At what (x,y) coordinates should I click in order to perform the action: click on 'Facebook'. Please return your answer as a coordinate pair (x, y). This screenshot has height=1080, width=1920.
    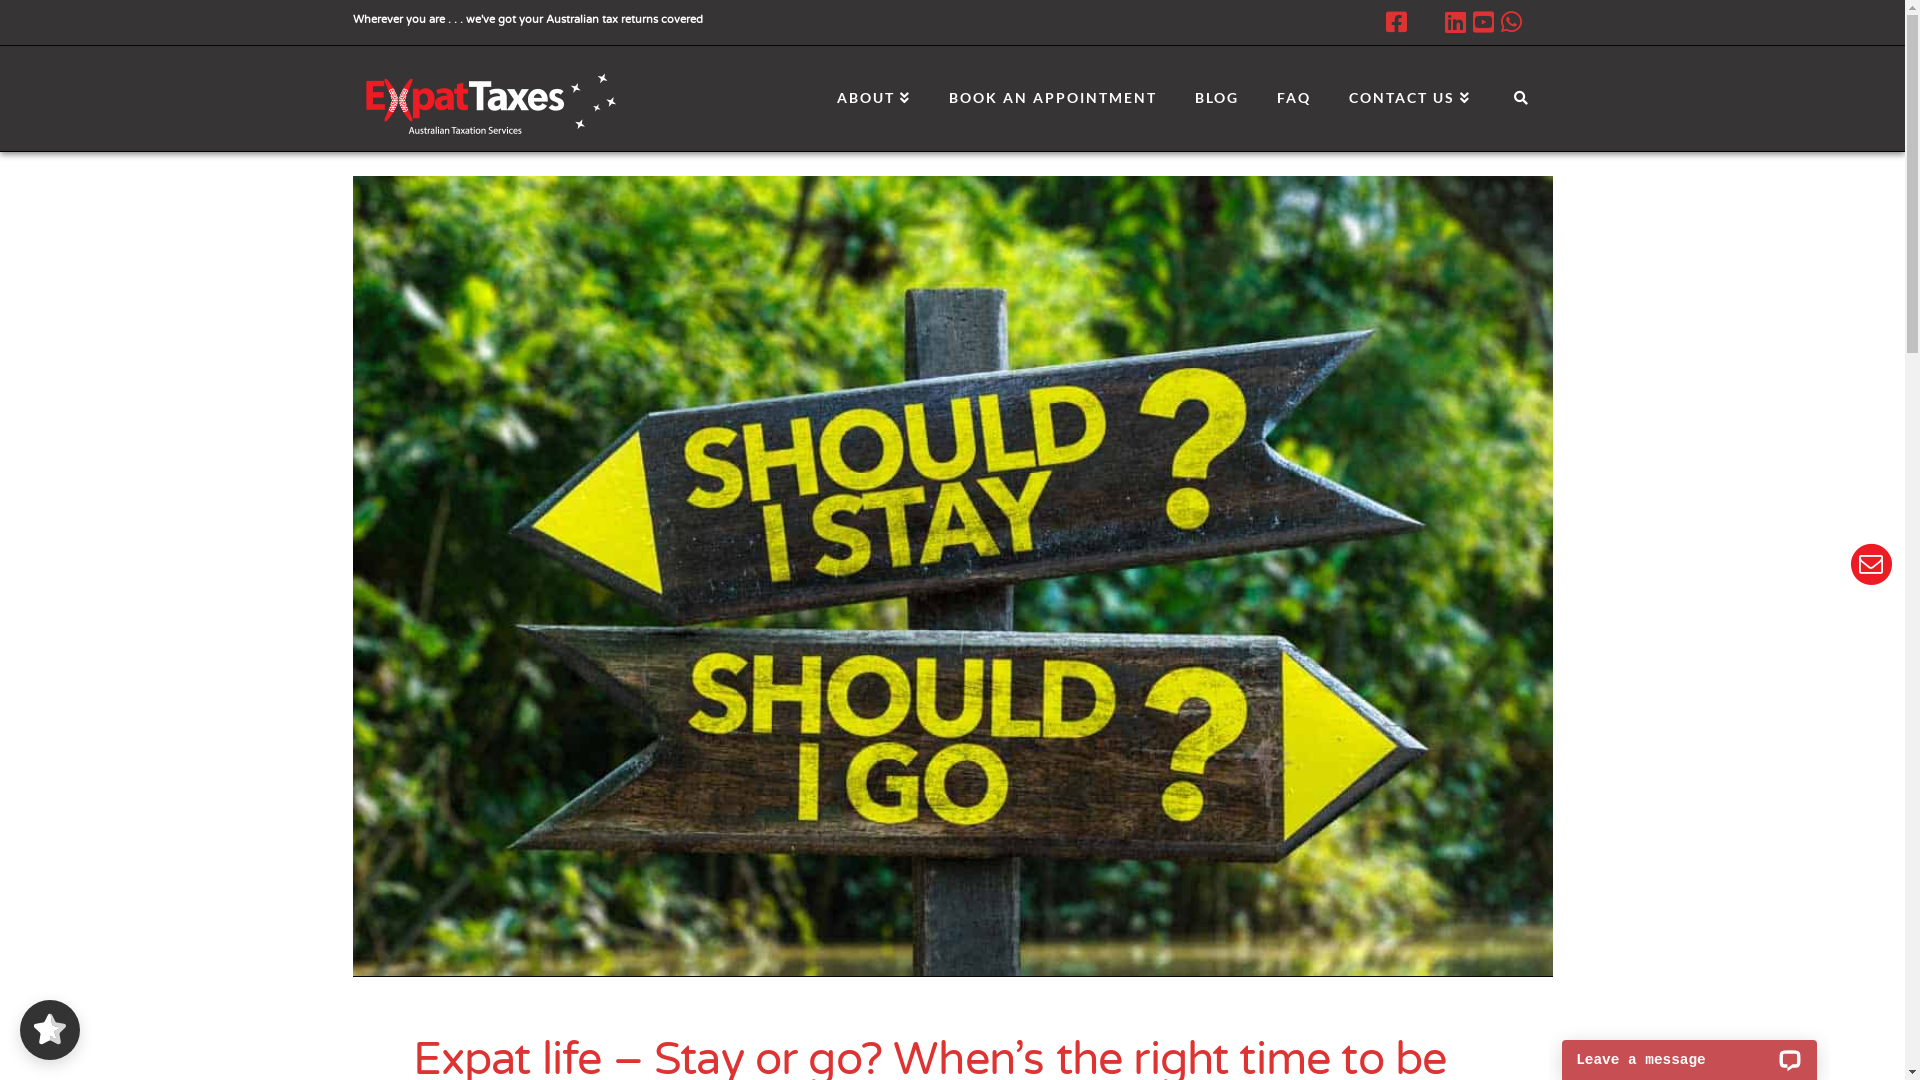
    Looking at the image, I should click on (1395, 22).